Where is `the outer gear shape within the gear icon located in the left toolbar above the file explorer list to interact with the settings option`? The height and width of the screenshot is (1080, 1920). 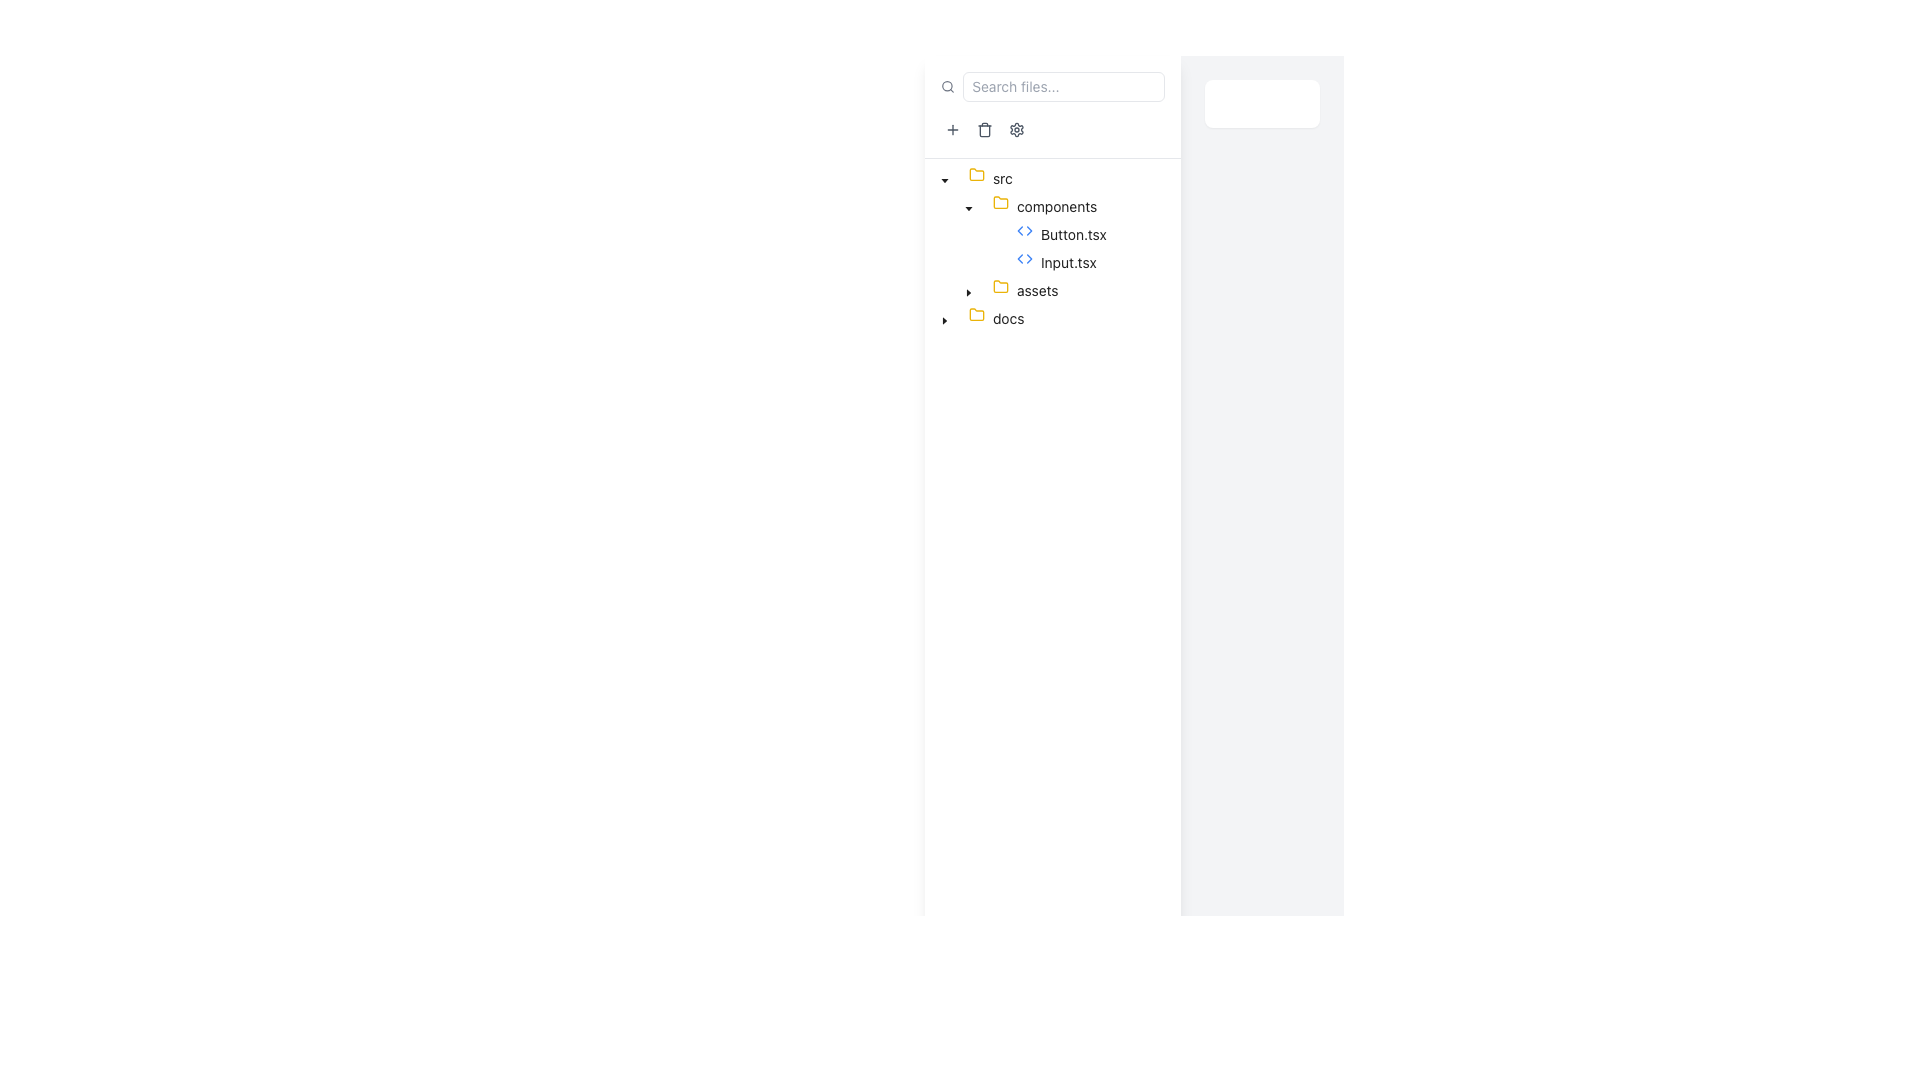
the outer gear shape within the gear icon located in the left toolbar above the file explorer list to interact with the settings option is located at coordinates (1017, 130).